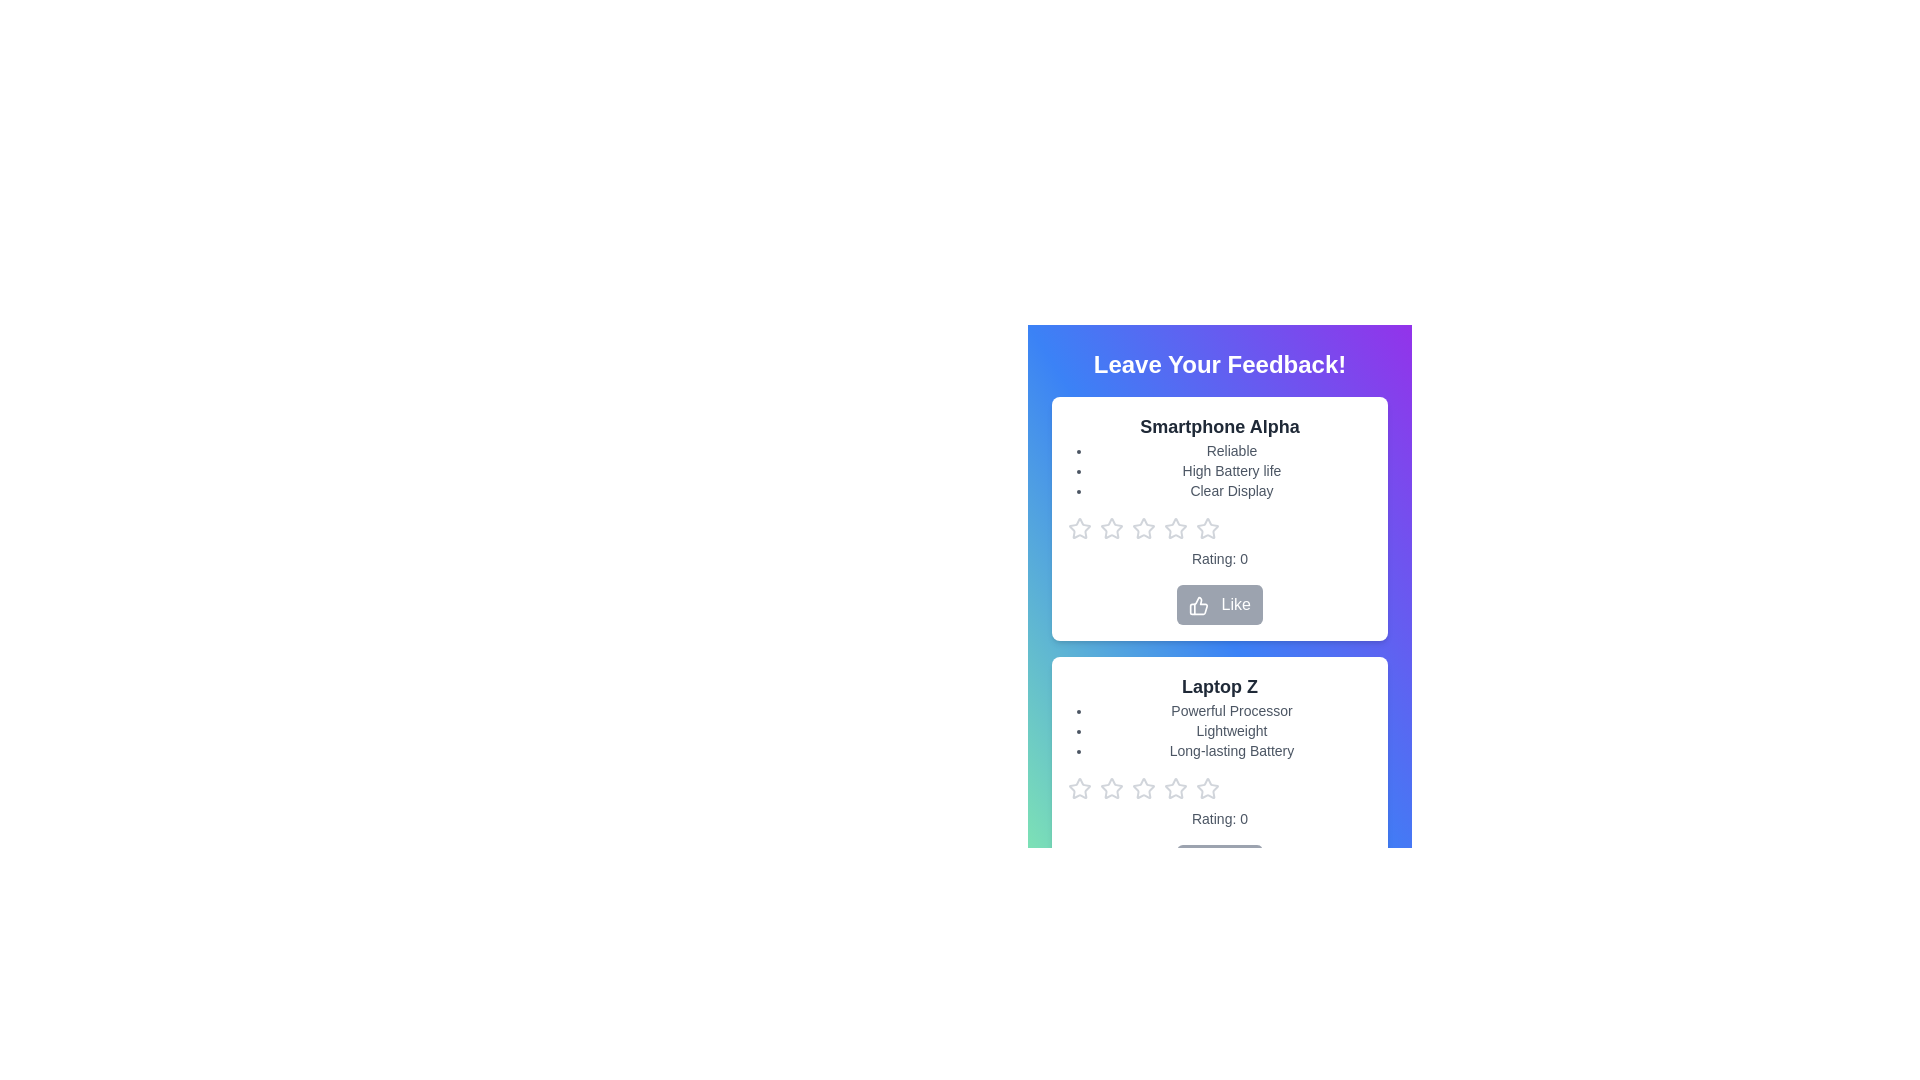 This screenshot has width=1920, height=1080. What do you see at coordinates (1143, 788) in the screenshot?
I see `the fourth star icon used for rating the product 'Laptop Z'` at bounding box center [1143, 788].